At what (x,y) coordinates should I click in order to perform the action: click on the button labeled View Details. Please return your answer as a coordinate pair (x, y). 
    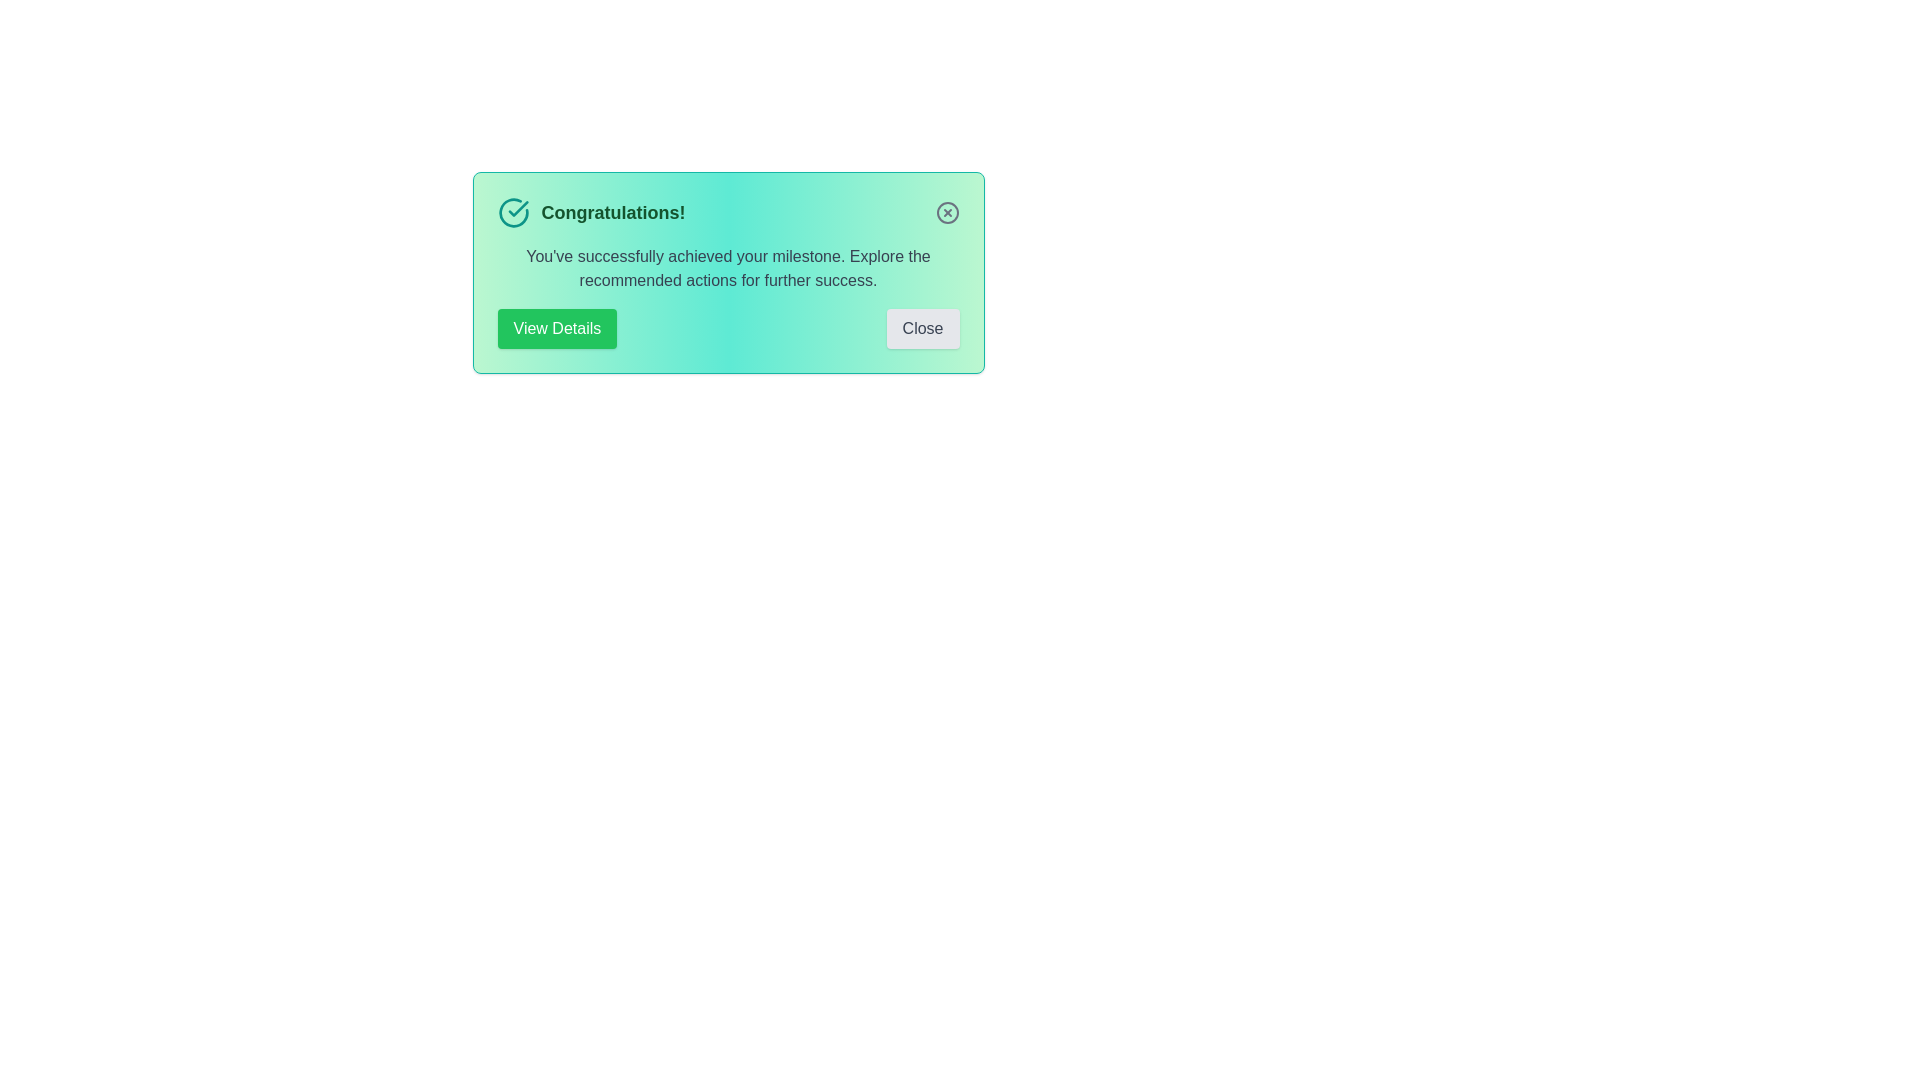
    Looking at the image, I should click on (557, 327).